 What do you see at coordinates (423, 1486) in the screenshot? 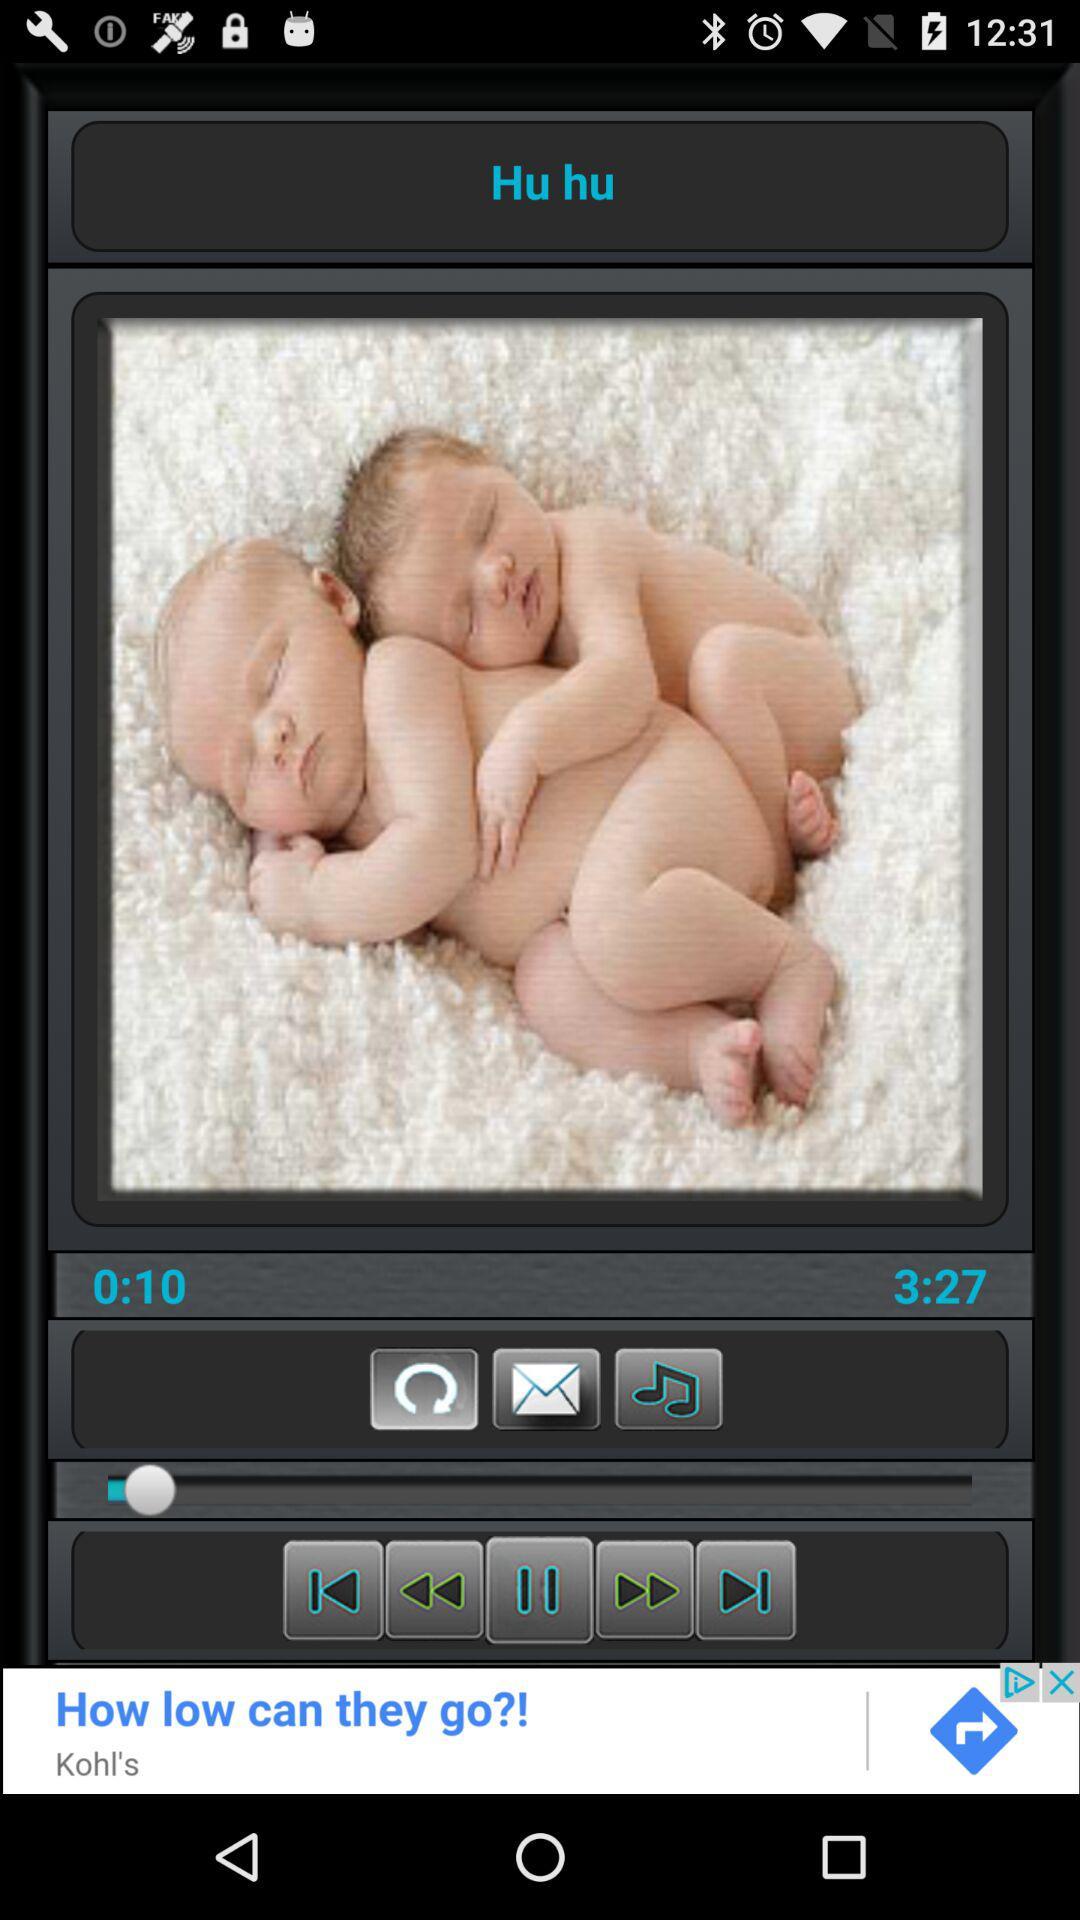
I see `the refresh icon` at bounding box center [423, 1486].